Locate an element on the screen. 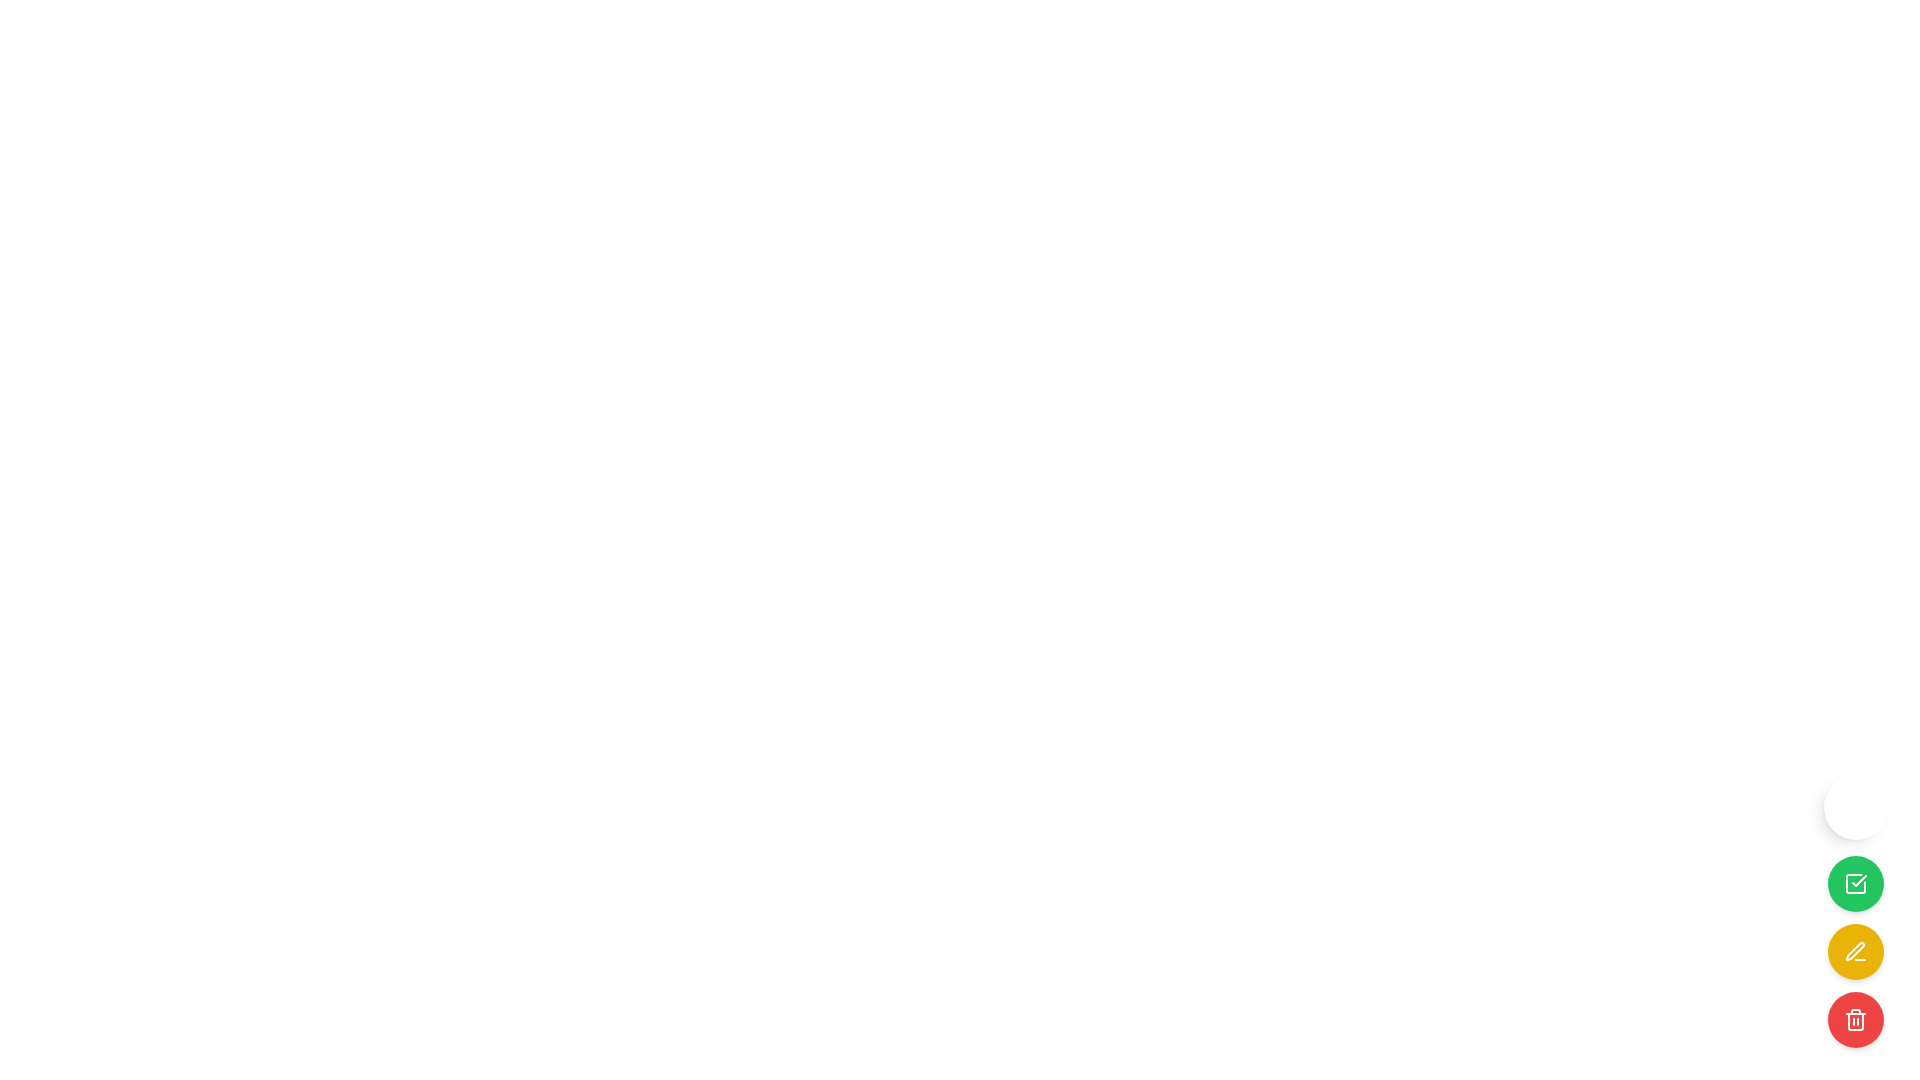 Image resolution: width=1920 pixels, height=1080 pixels. the green checkmark icon located at the bottom-right corner of the interface, which is the topmost among three vertically aligned circular icons is located at coordinates (1855, 882).